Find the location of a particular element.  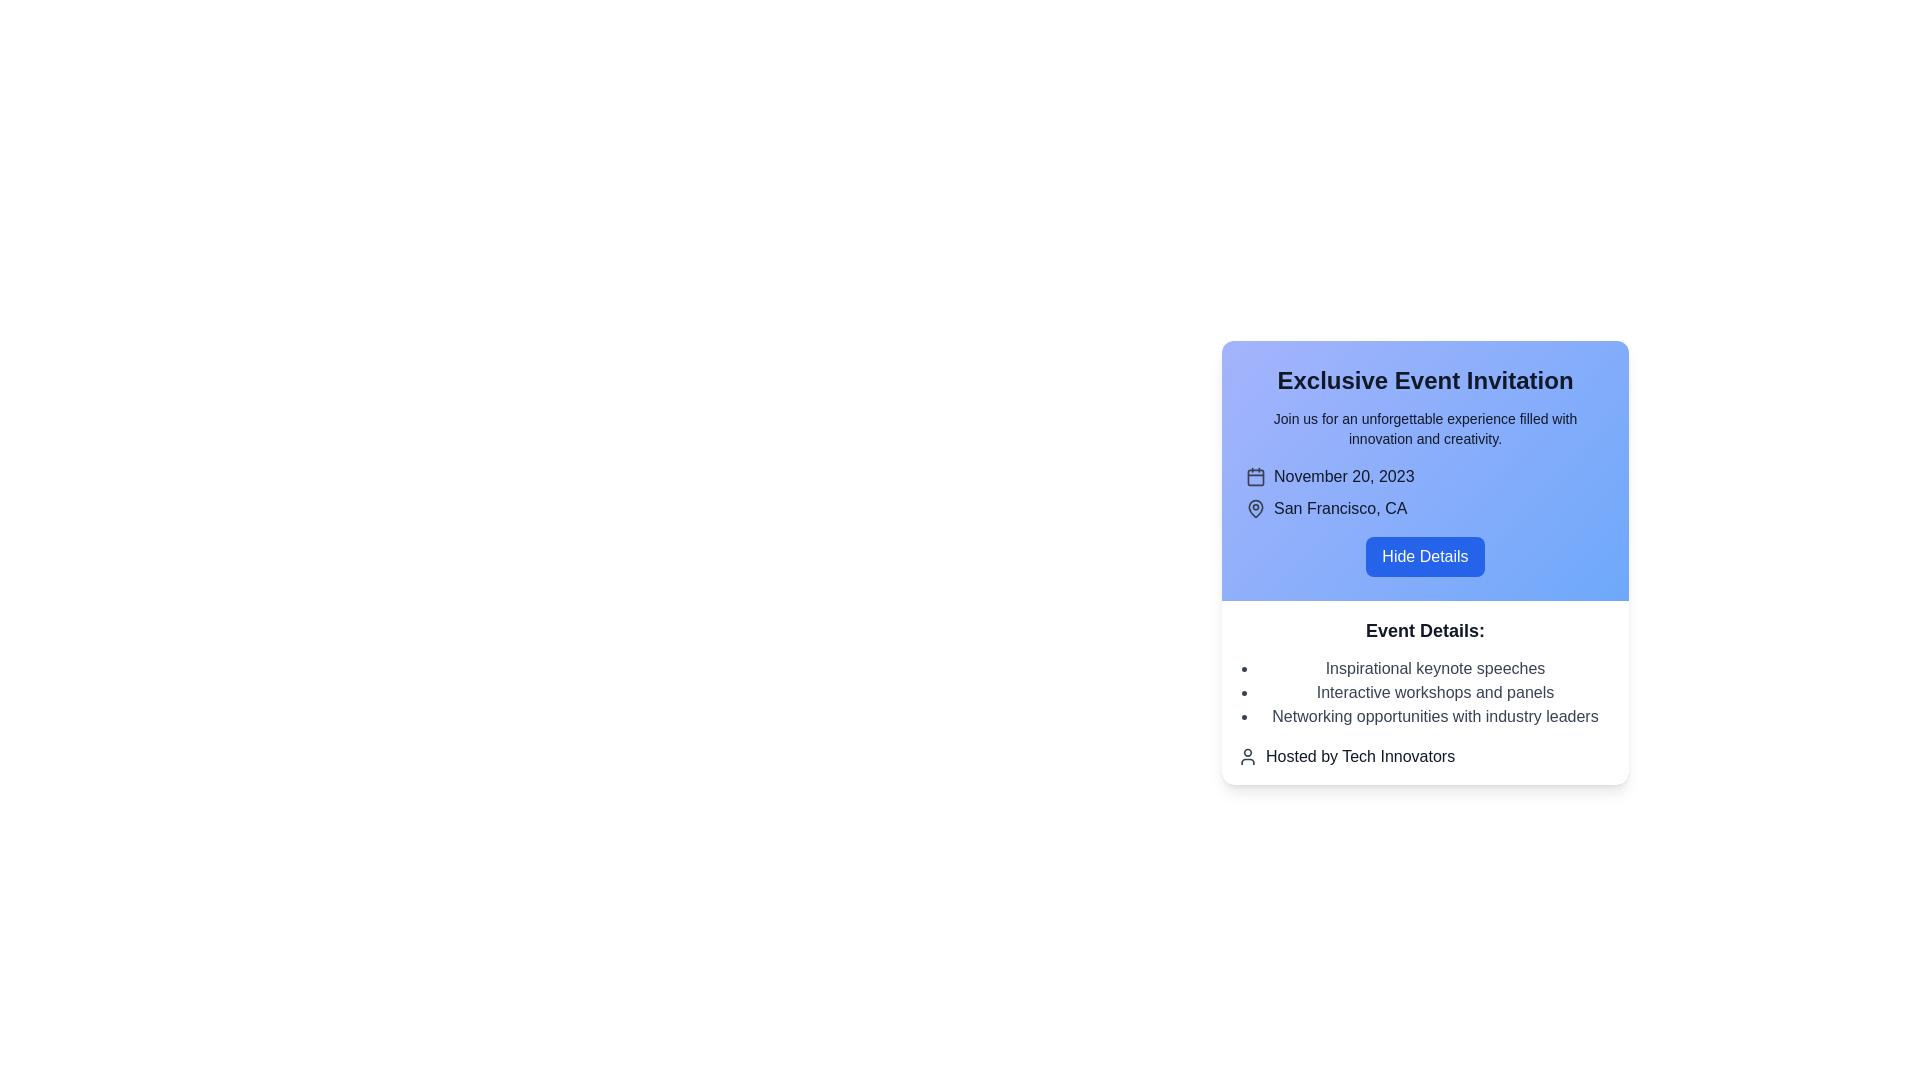

the Text Label in the 'Event Details' section of the invitation card, which is the second item in the bulleted list providing information about the event is located at coordinates (1434, 692).